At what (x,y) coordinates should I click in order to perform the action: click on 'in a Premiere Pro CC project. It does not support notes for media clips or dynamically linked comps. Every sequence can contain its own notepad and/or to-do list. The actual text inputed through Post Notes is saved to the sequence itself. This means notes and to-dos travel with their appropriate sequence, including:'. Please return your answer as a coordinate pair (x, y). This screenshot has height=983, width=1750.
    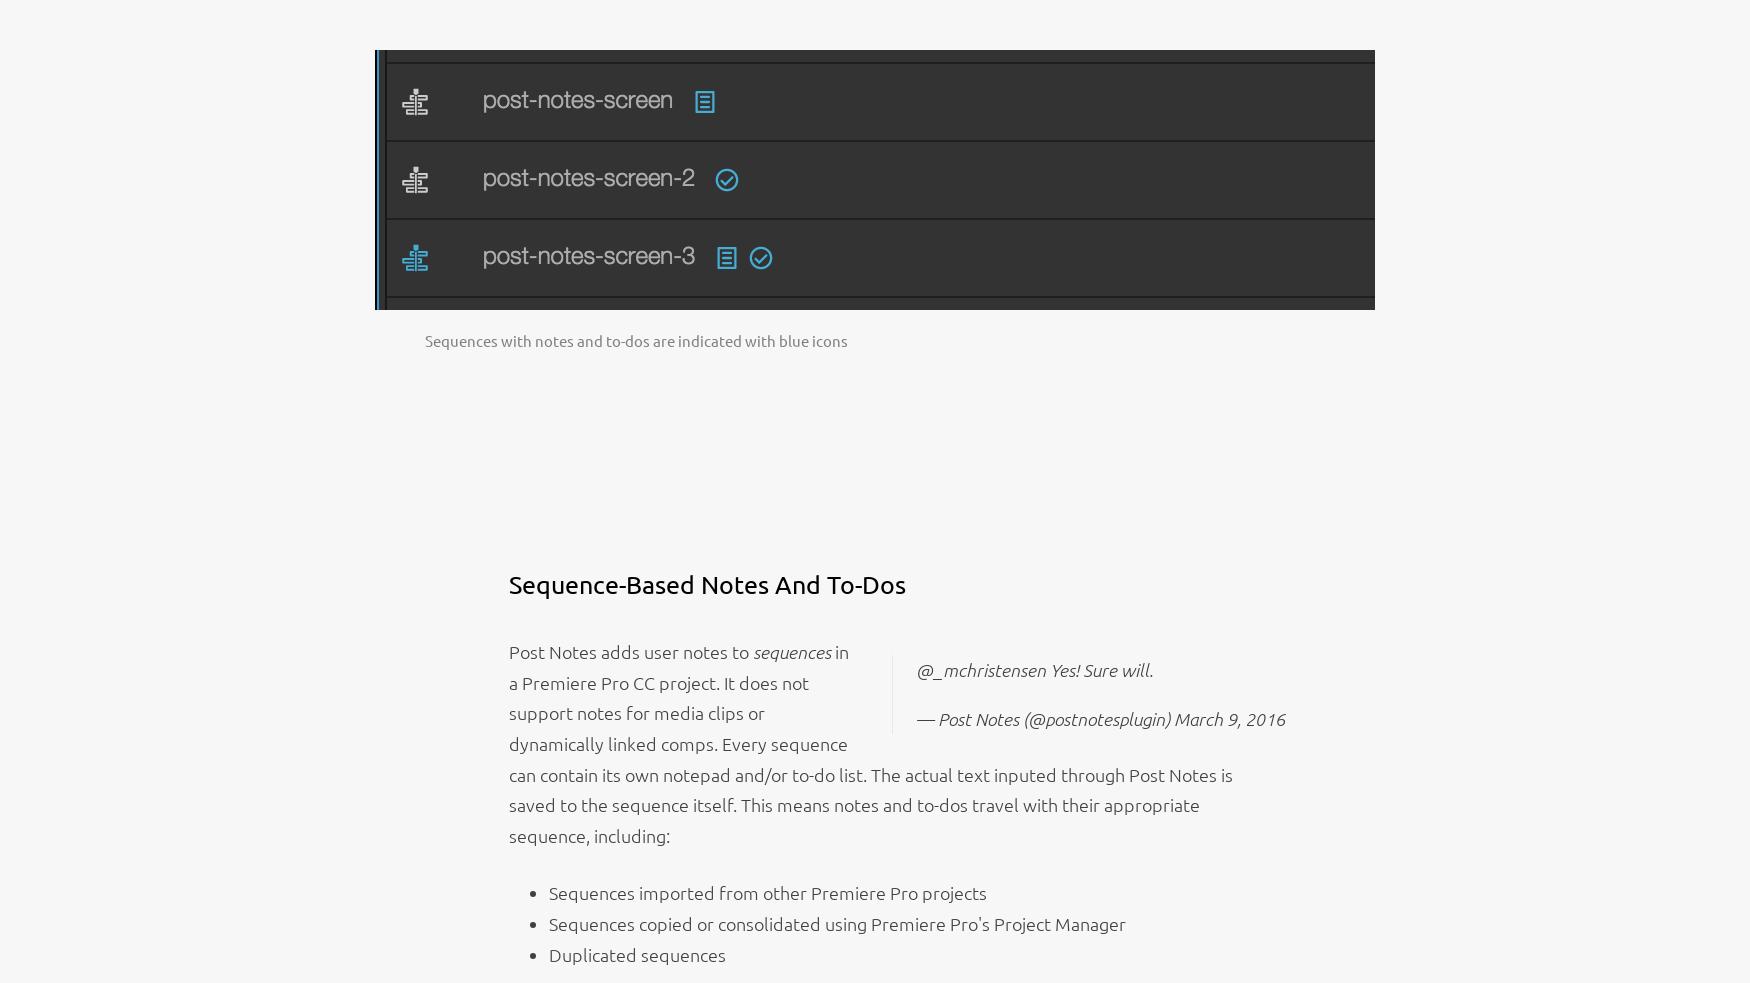
    Looking at the image, I should click on (869, 741).